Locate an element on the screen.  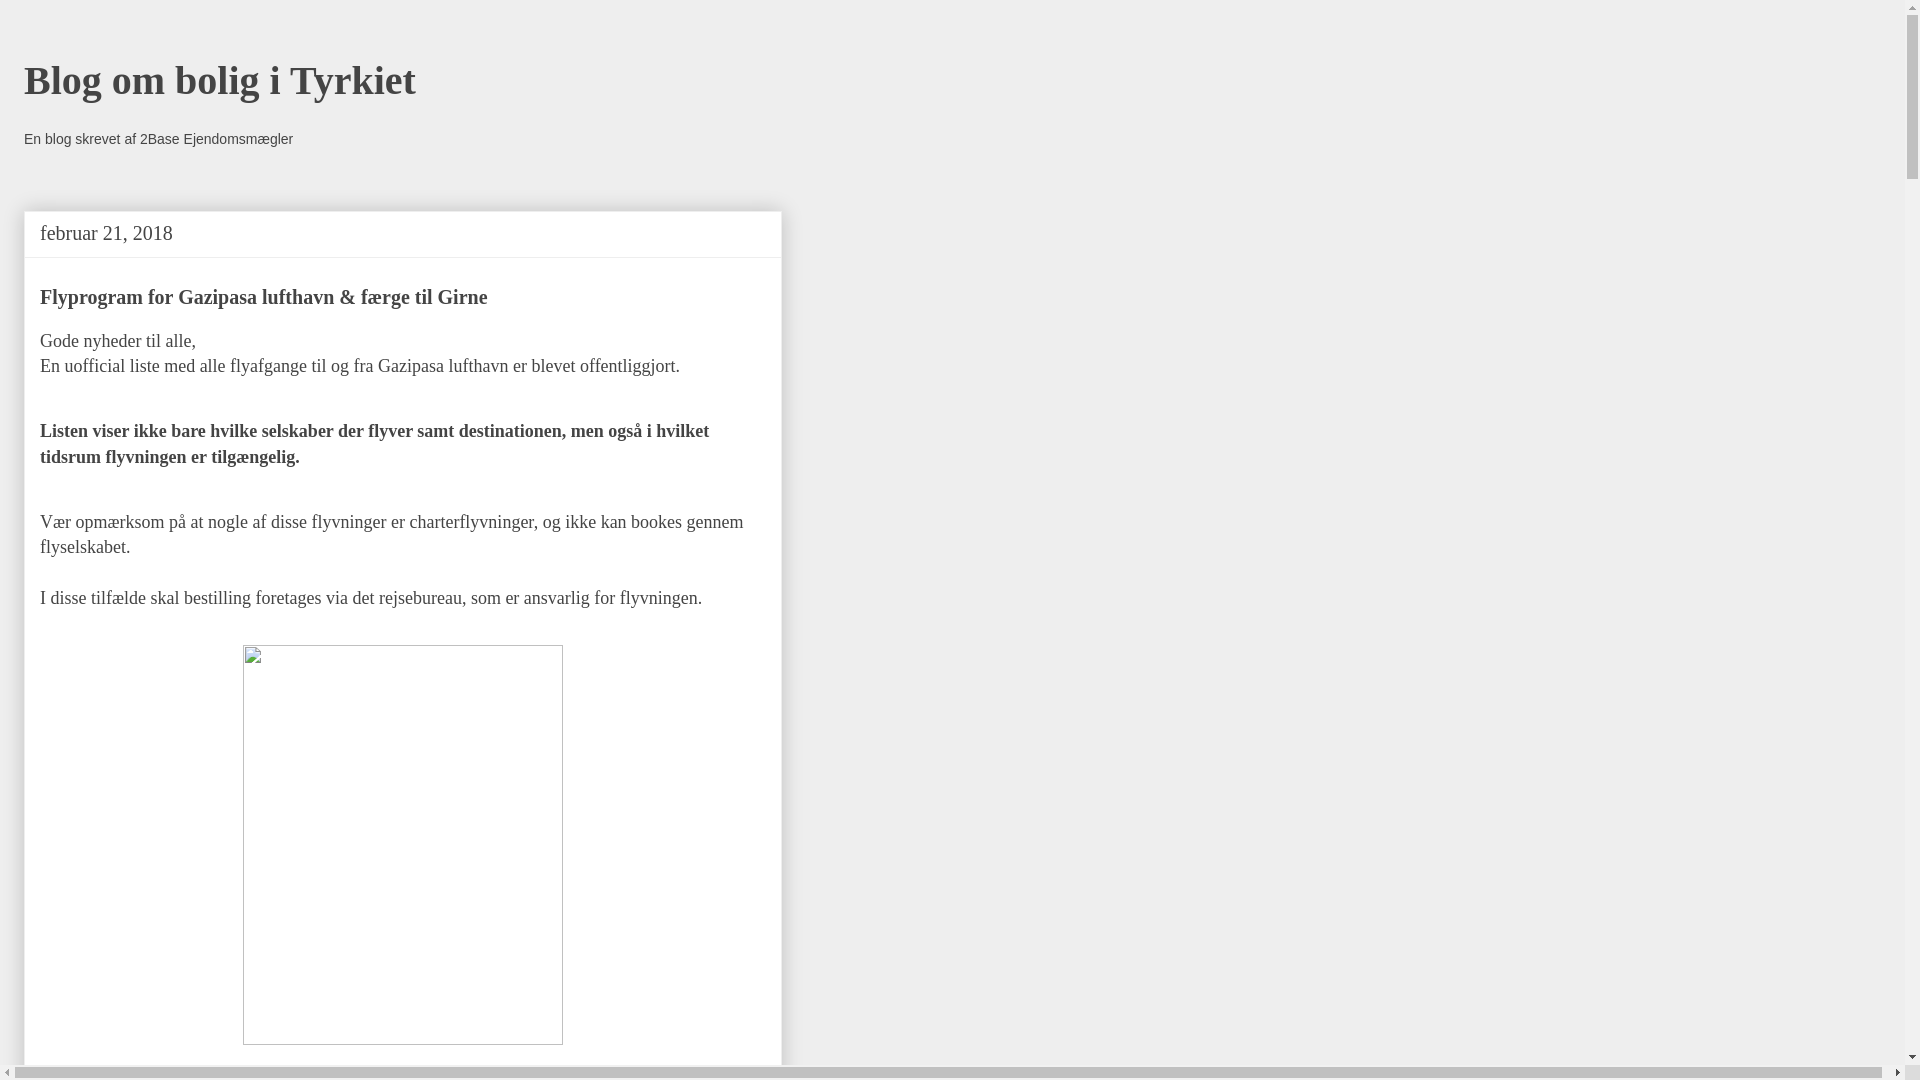
'Blog om bolig i Tyrkiet' is located at coordinates (220, 79).